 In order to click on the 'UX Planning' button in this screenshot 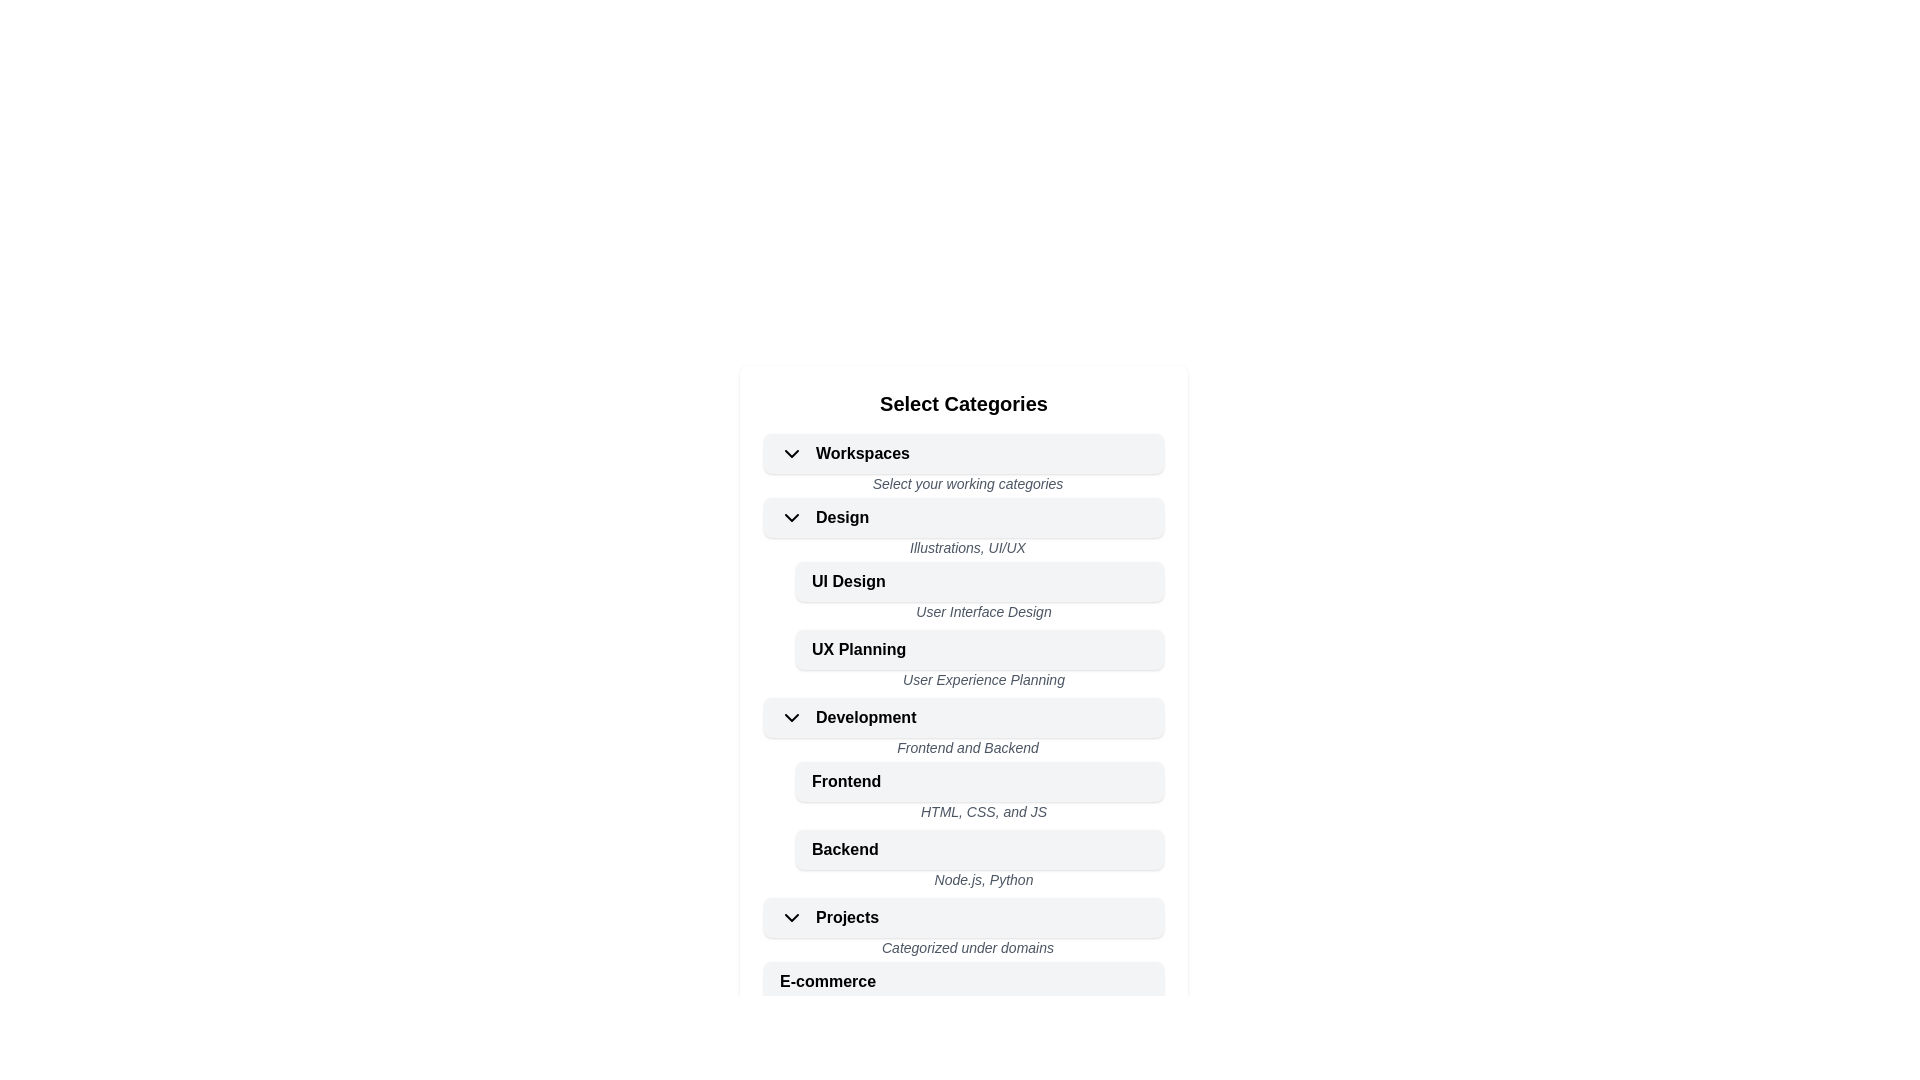, I will do `click(979, 650)`.